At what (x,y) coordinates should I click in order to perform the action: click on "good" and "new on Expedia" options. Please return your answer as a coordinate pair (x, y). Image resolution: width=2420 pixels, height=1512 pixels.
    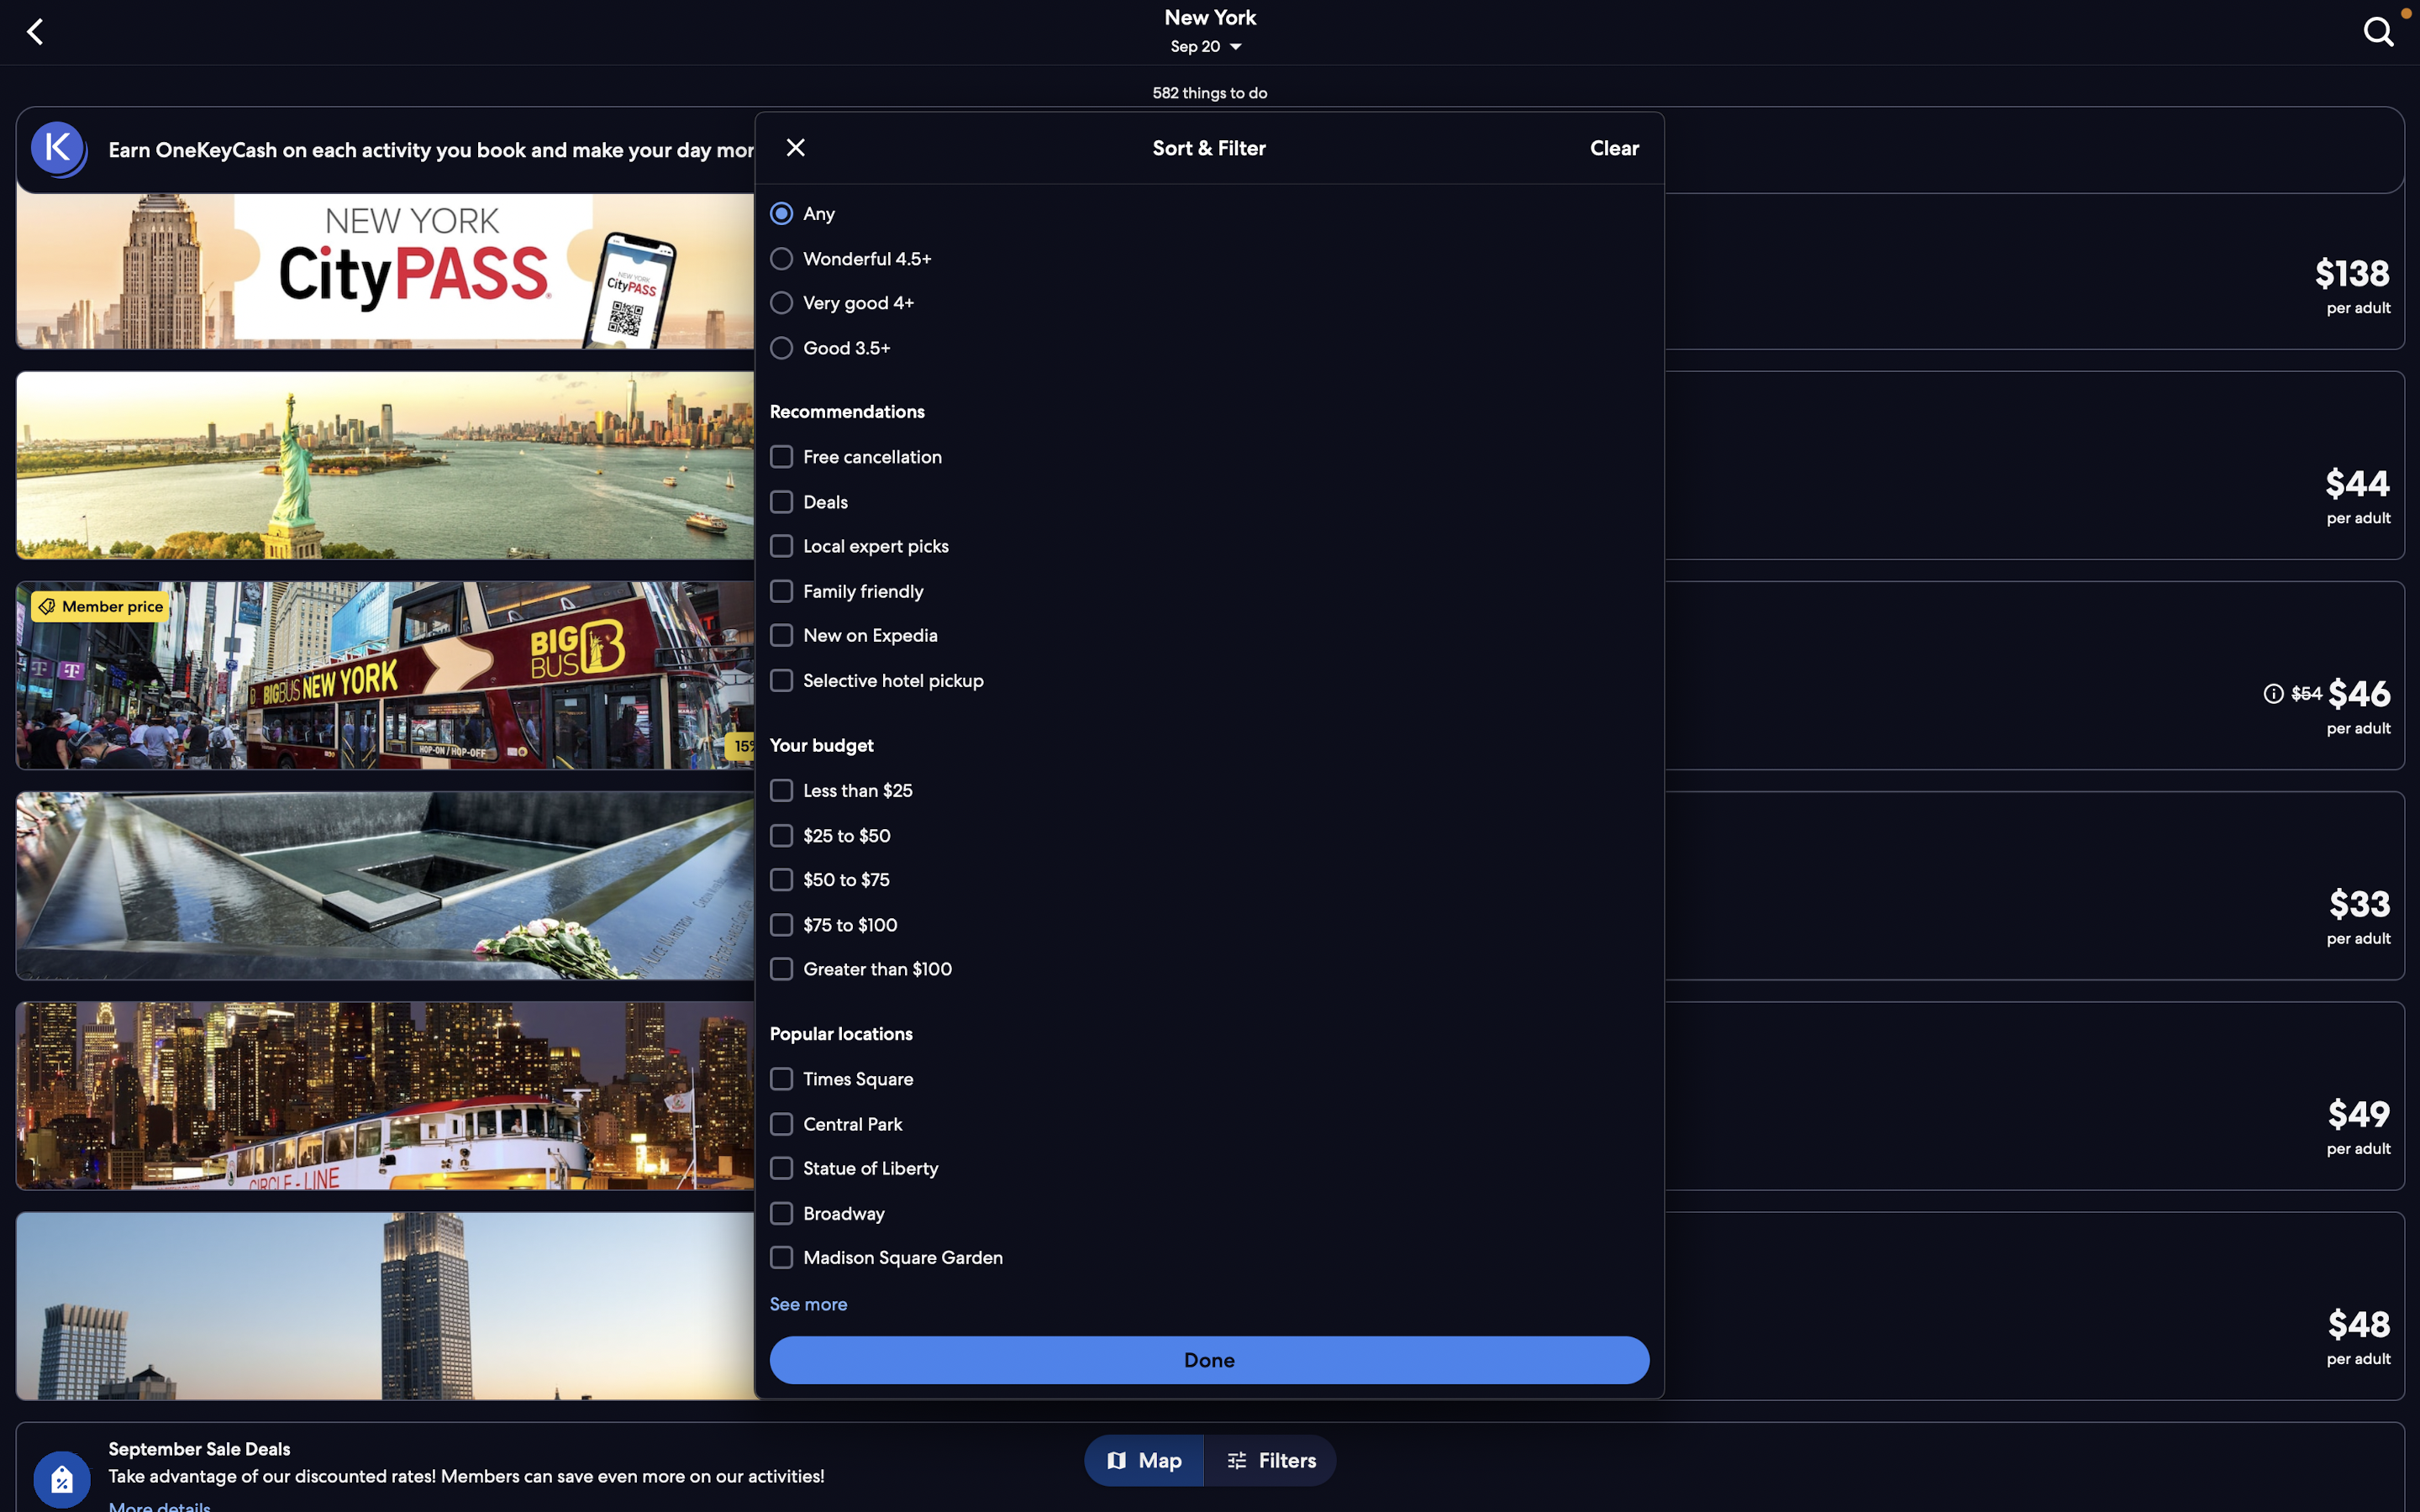
    Looking at the image, I should click on (1205, 345).